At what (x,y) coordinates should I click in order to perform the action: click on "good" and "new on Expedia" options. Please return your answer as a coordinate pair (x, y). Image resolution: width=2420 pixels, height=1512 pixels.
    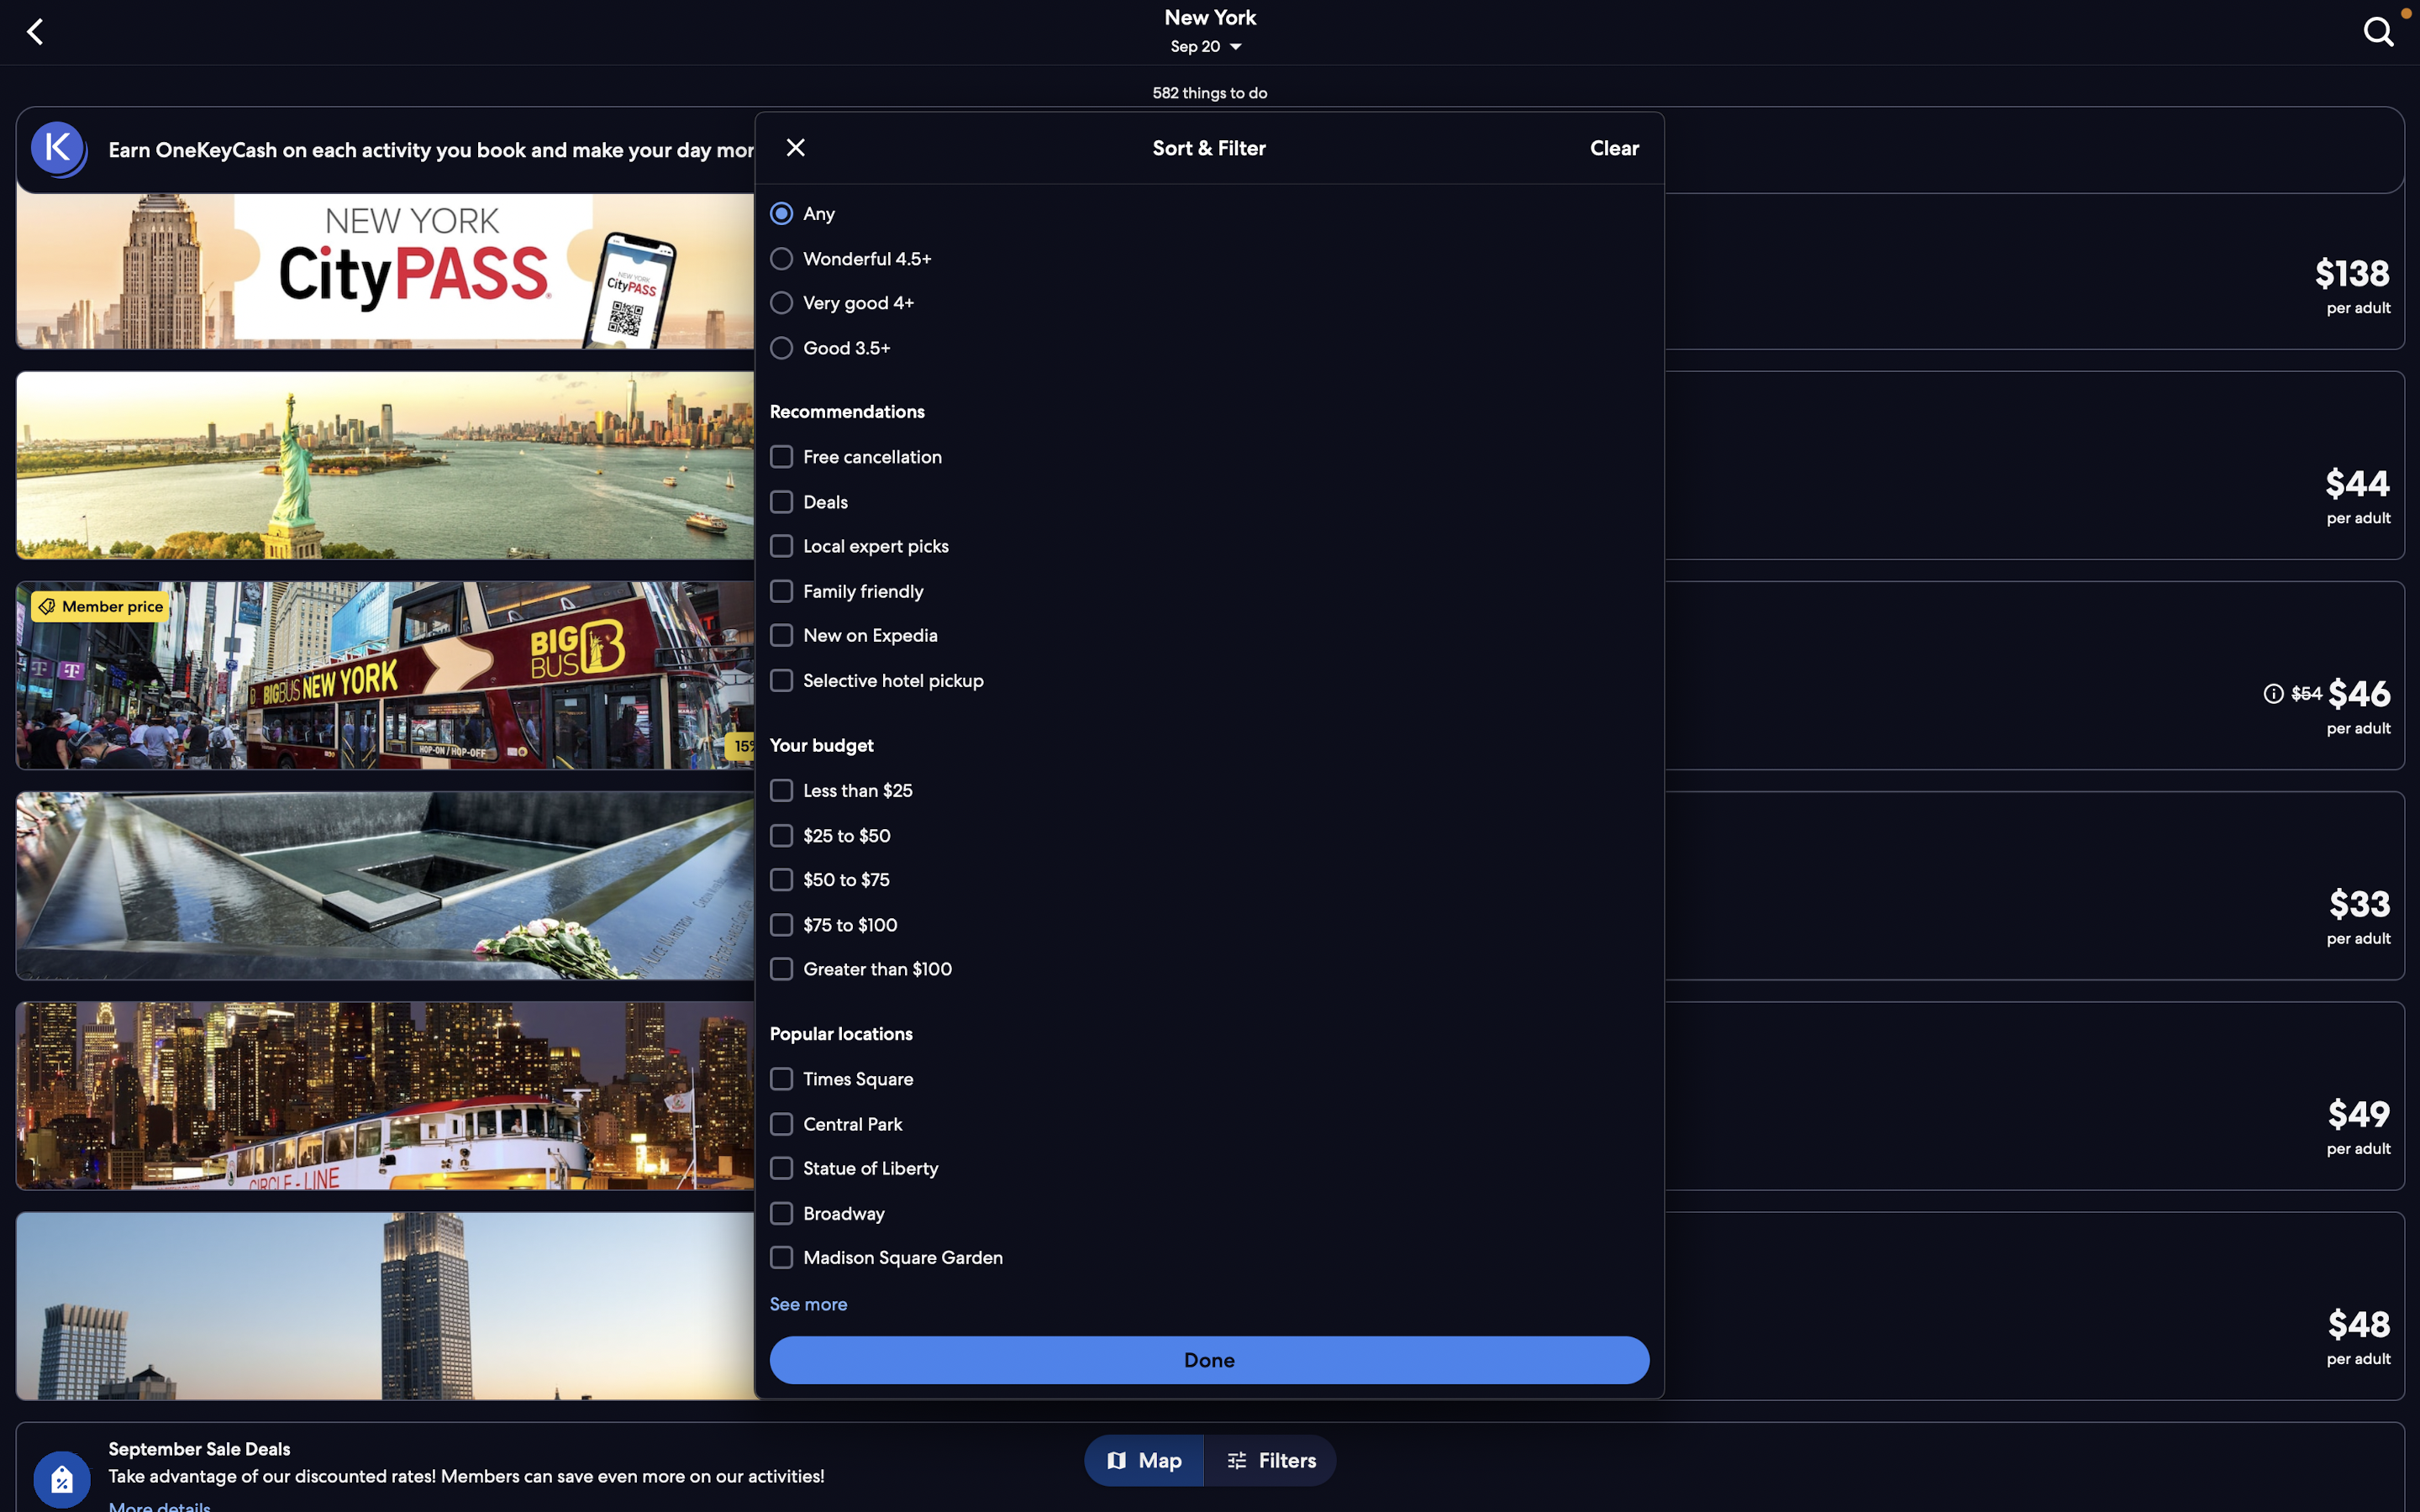
    Looking at the image, I should click on (1205, 345).